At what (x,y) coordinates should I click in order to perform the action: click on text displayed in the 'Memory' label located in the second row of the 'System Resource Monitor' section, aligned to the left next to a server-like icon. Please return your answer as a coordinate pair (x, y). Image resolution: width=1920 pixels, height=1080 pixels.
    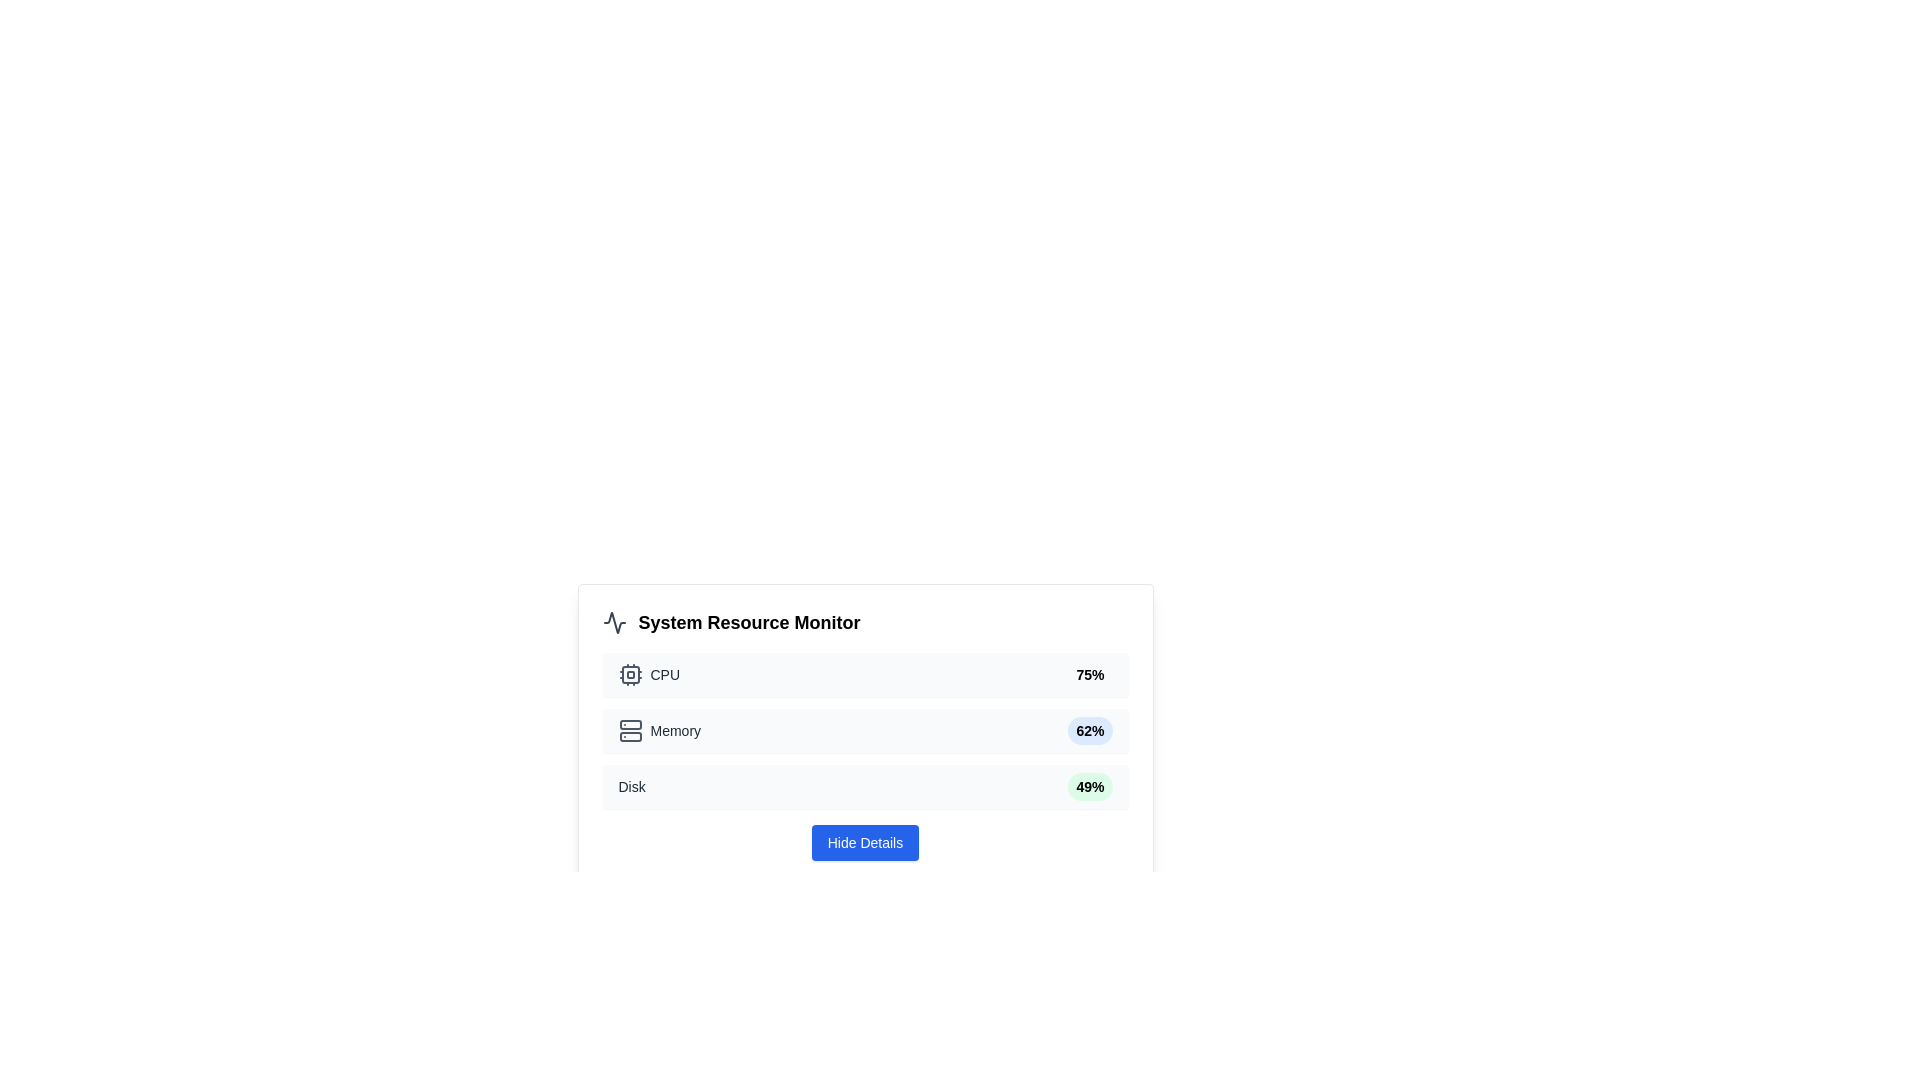
    Looking at the image, I should click on (675, 731).